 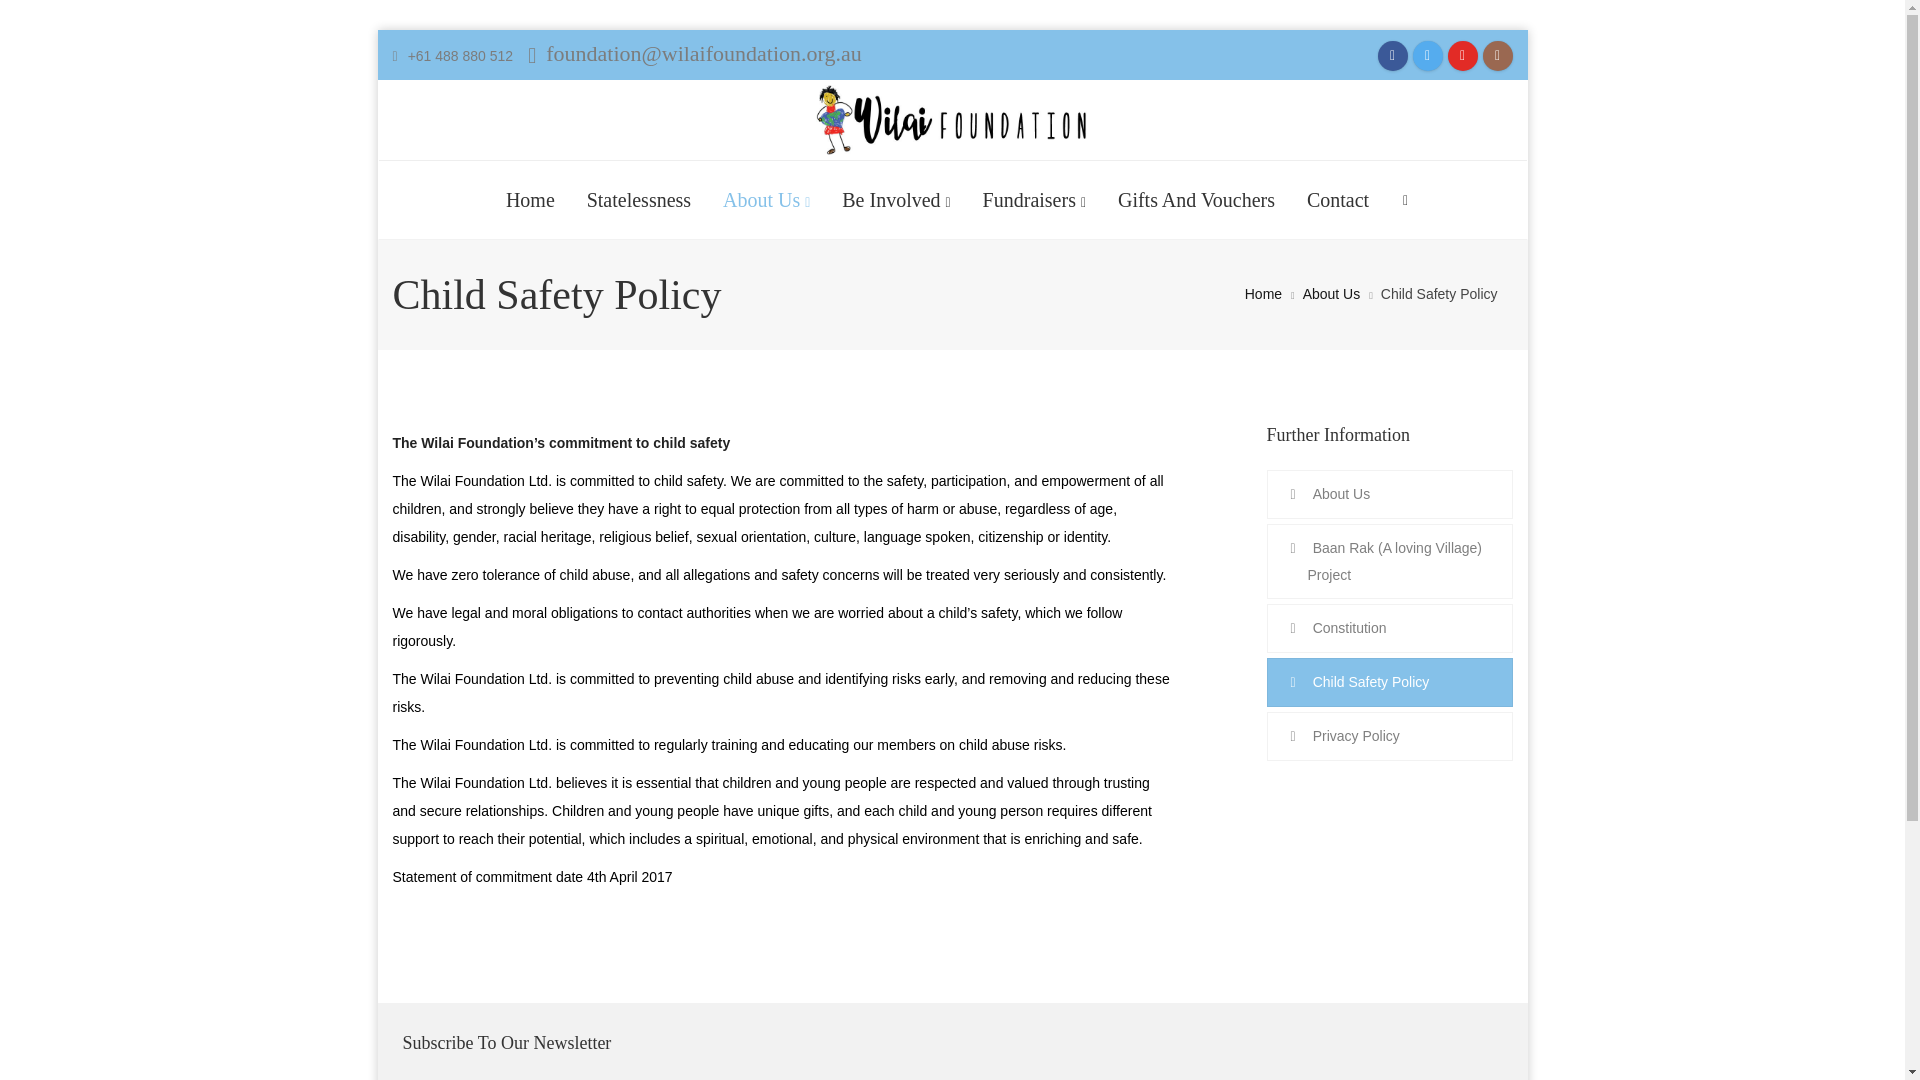 What do you see at coordinates (1338, 200) in the screenshot?
I see `'Contact'` at bounding box center [1338, 200].